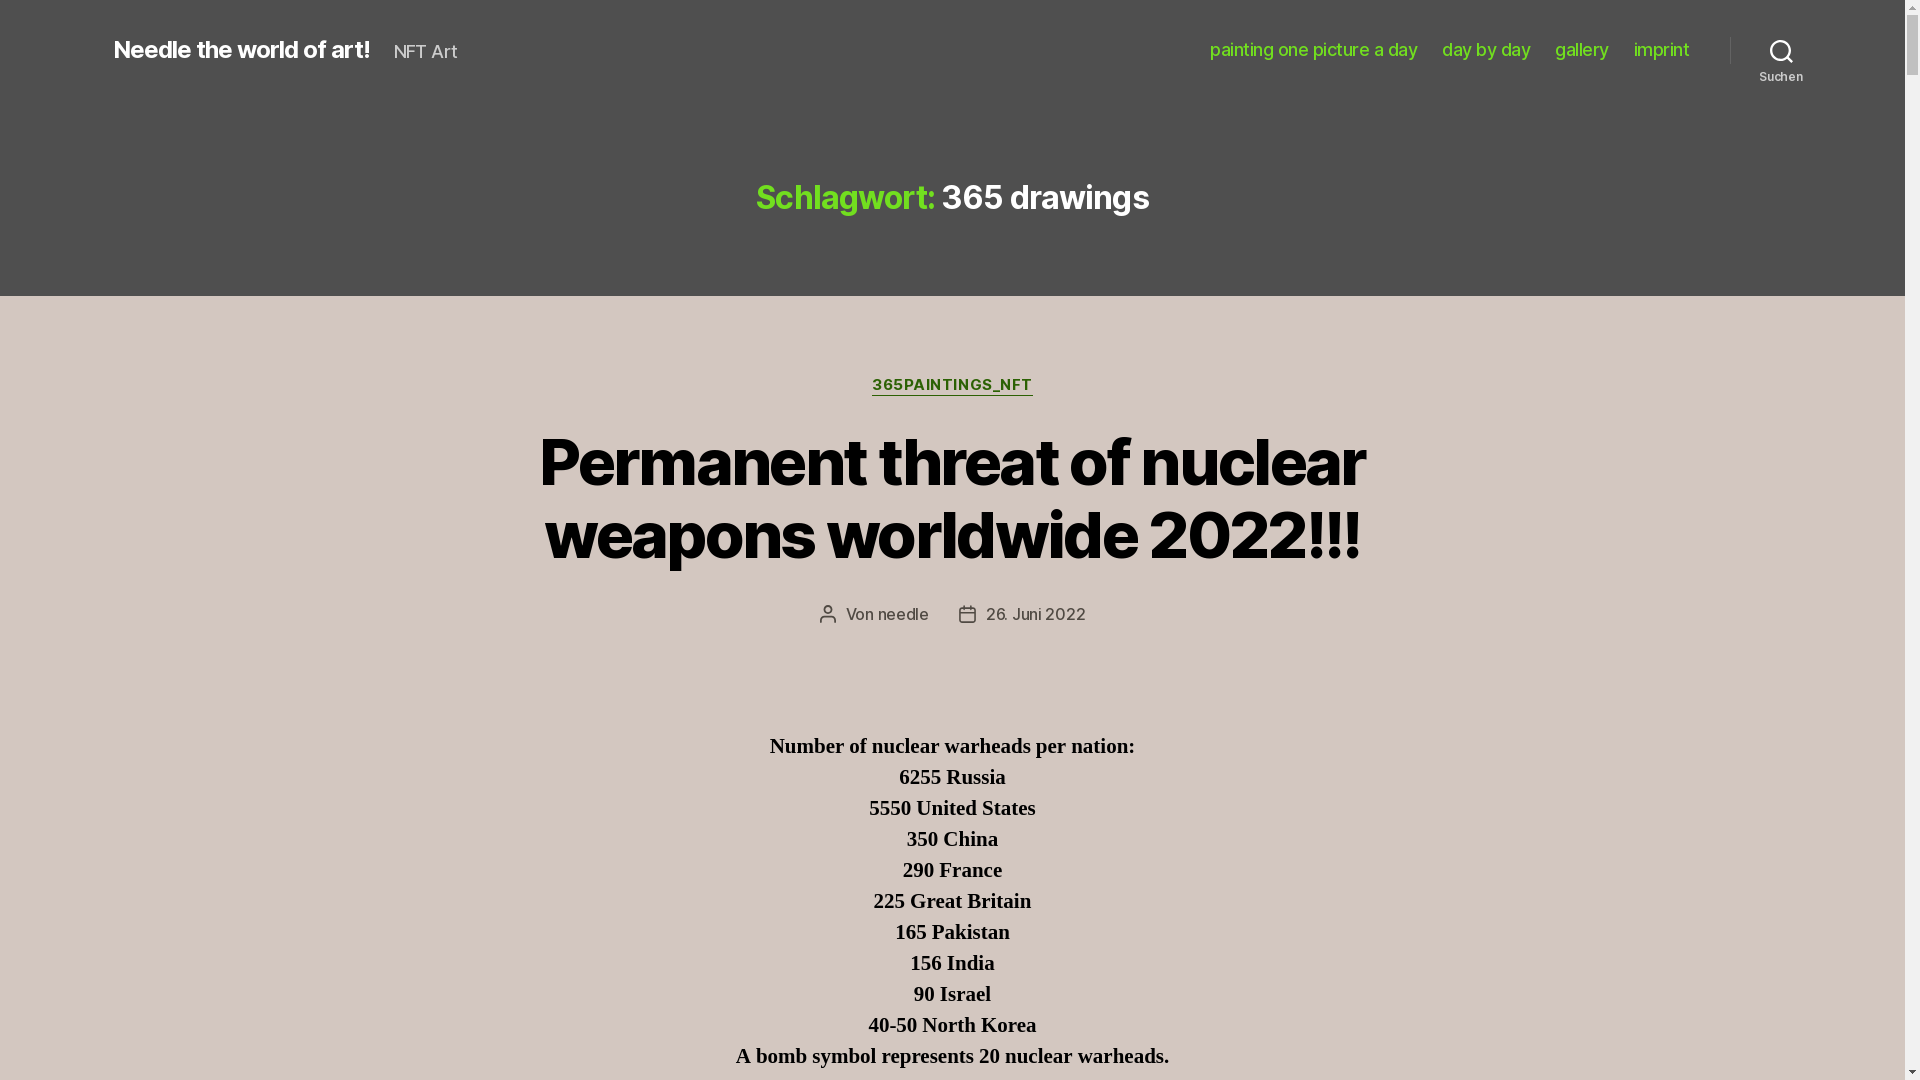 The height and width of the screenshot is (1080, 1920). What do you see at coordinates (240, 49) in the screenshot?
I see `'Needle the world of art!'` at bounding box center [240, 49].